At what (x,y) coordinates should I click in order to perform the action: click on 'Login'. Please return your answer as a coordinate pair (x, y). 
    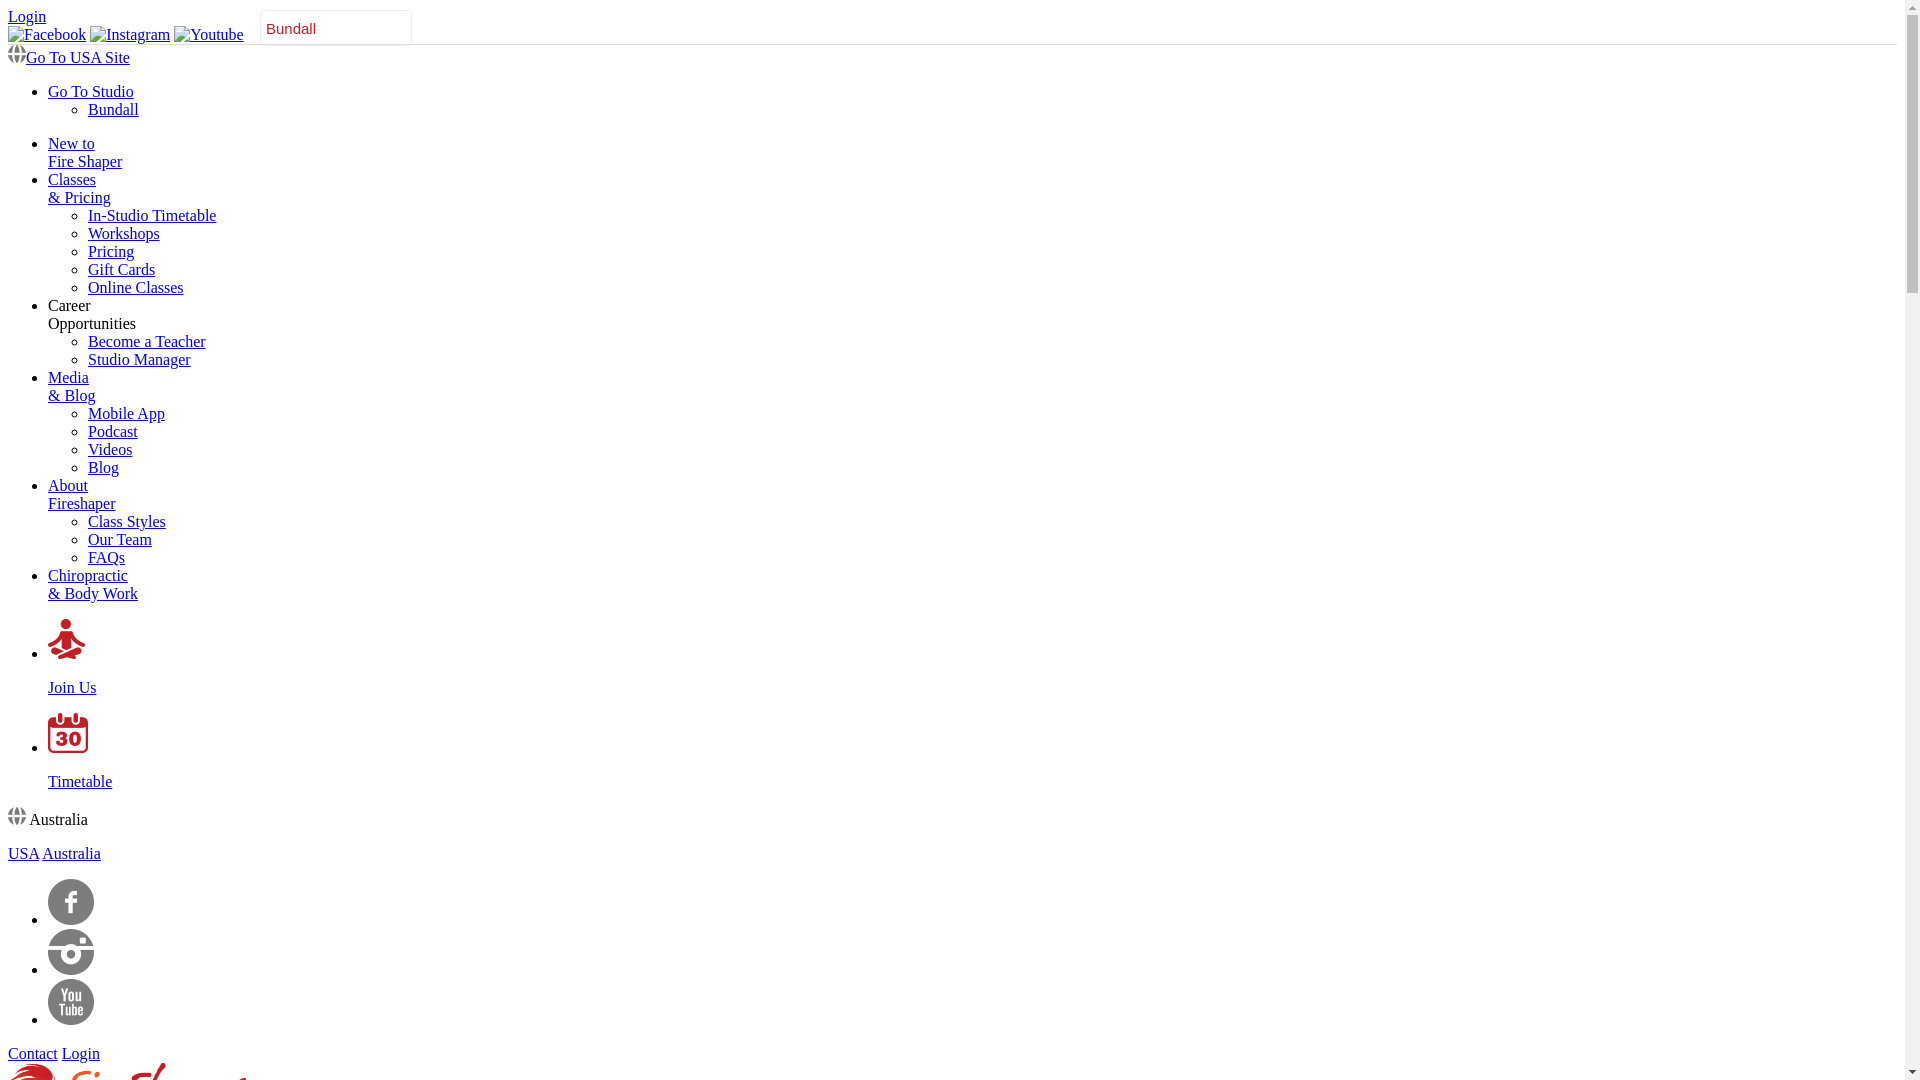
    Looking at the image, I should click on (27, 16).